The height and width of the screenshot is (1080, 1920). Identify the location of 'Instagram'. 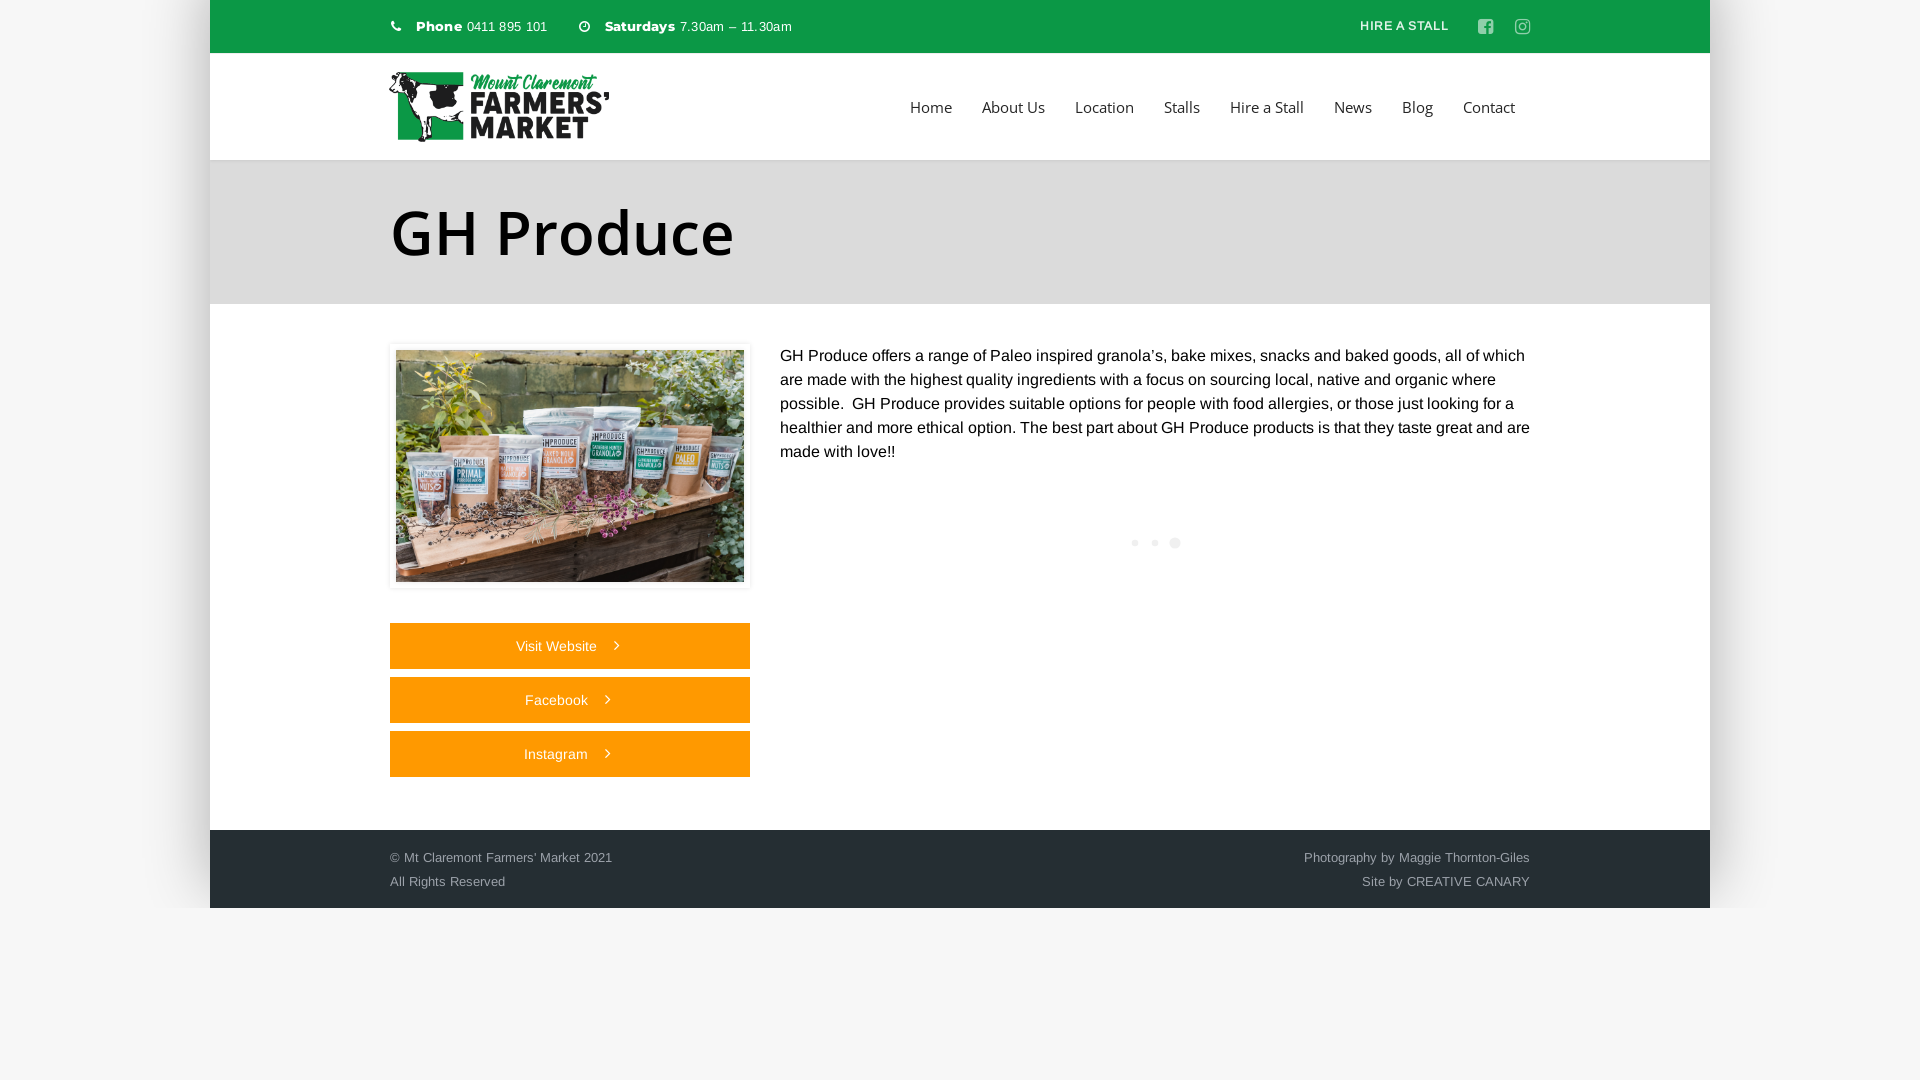
(569, 753).